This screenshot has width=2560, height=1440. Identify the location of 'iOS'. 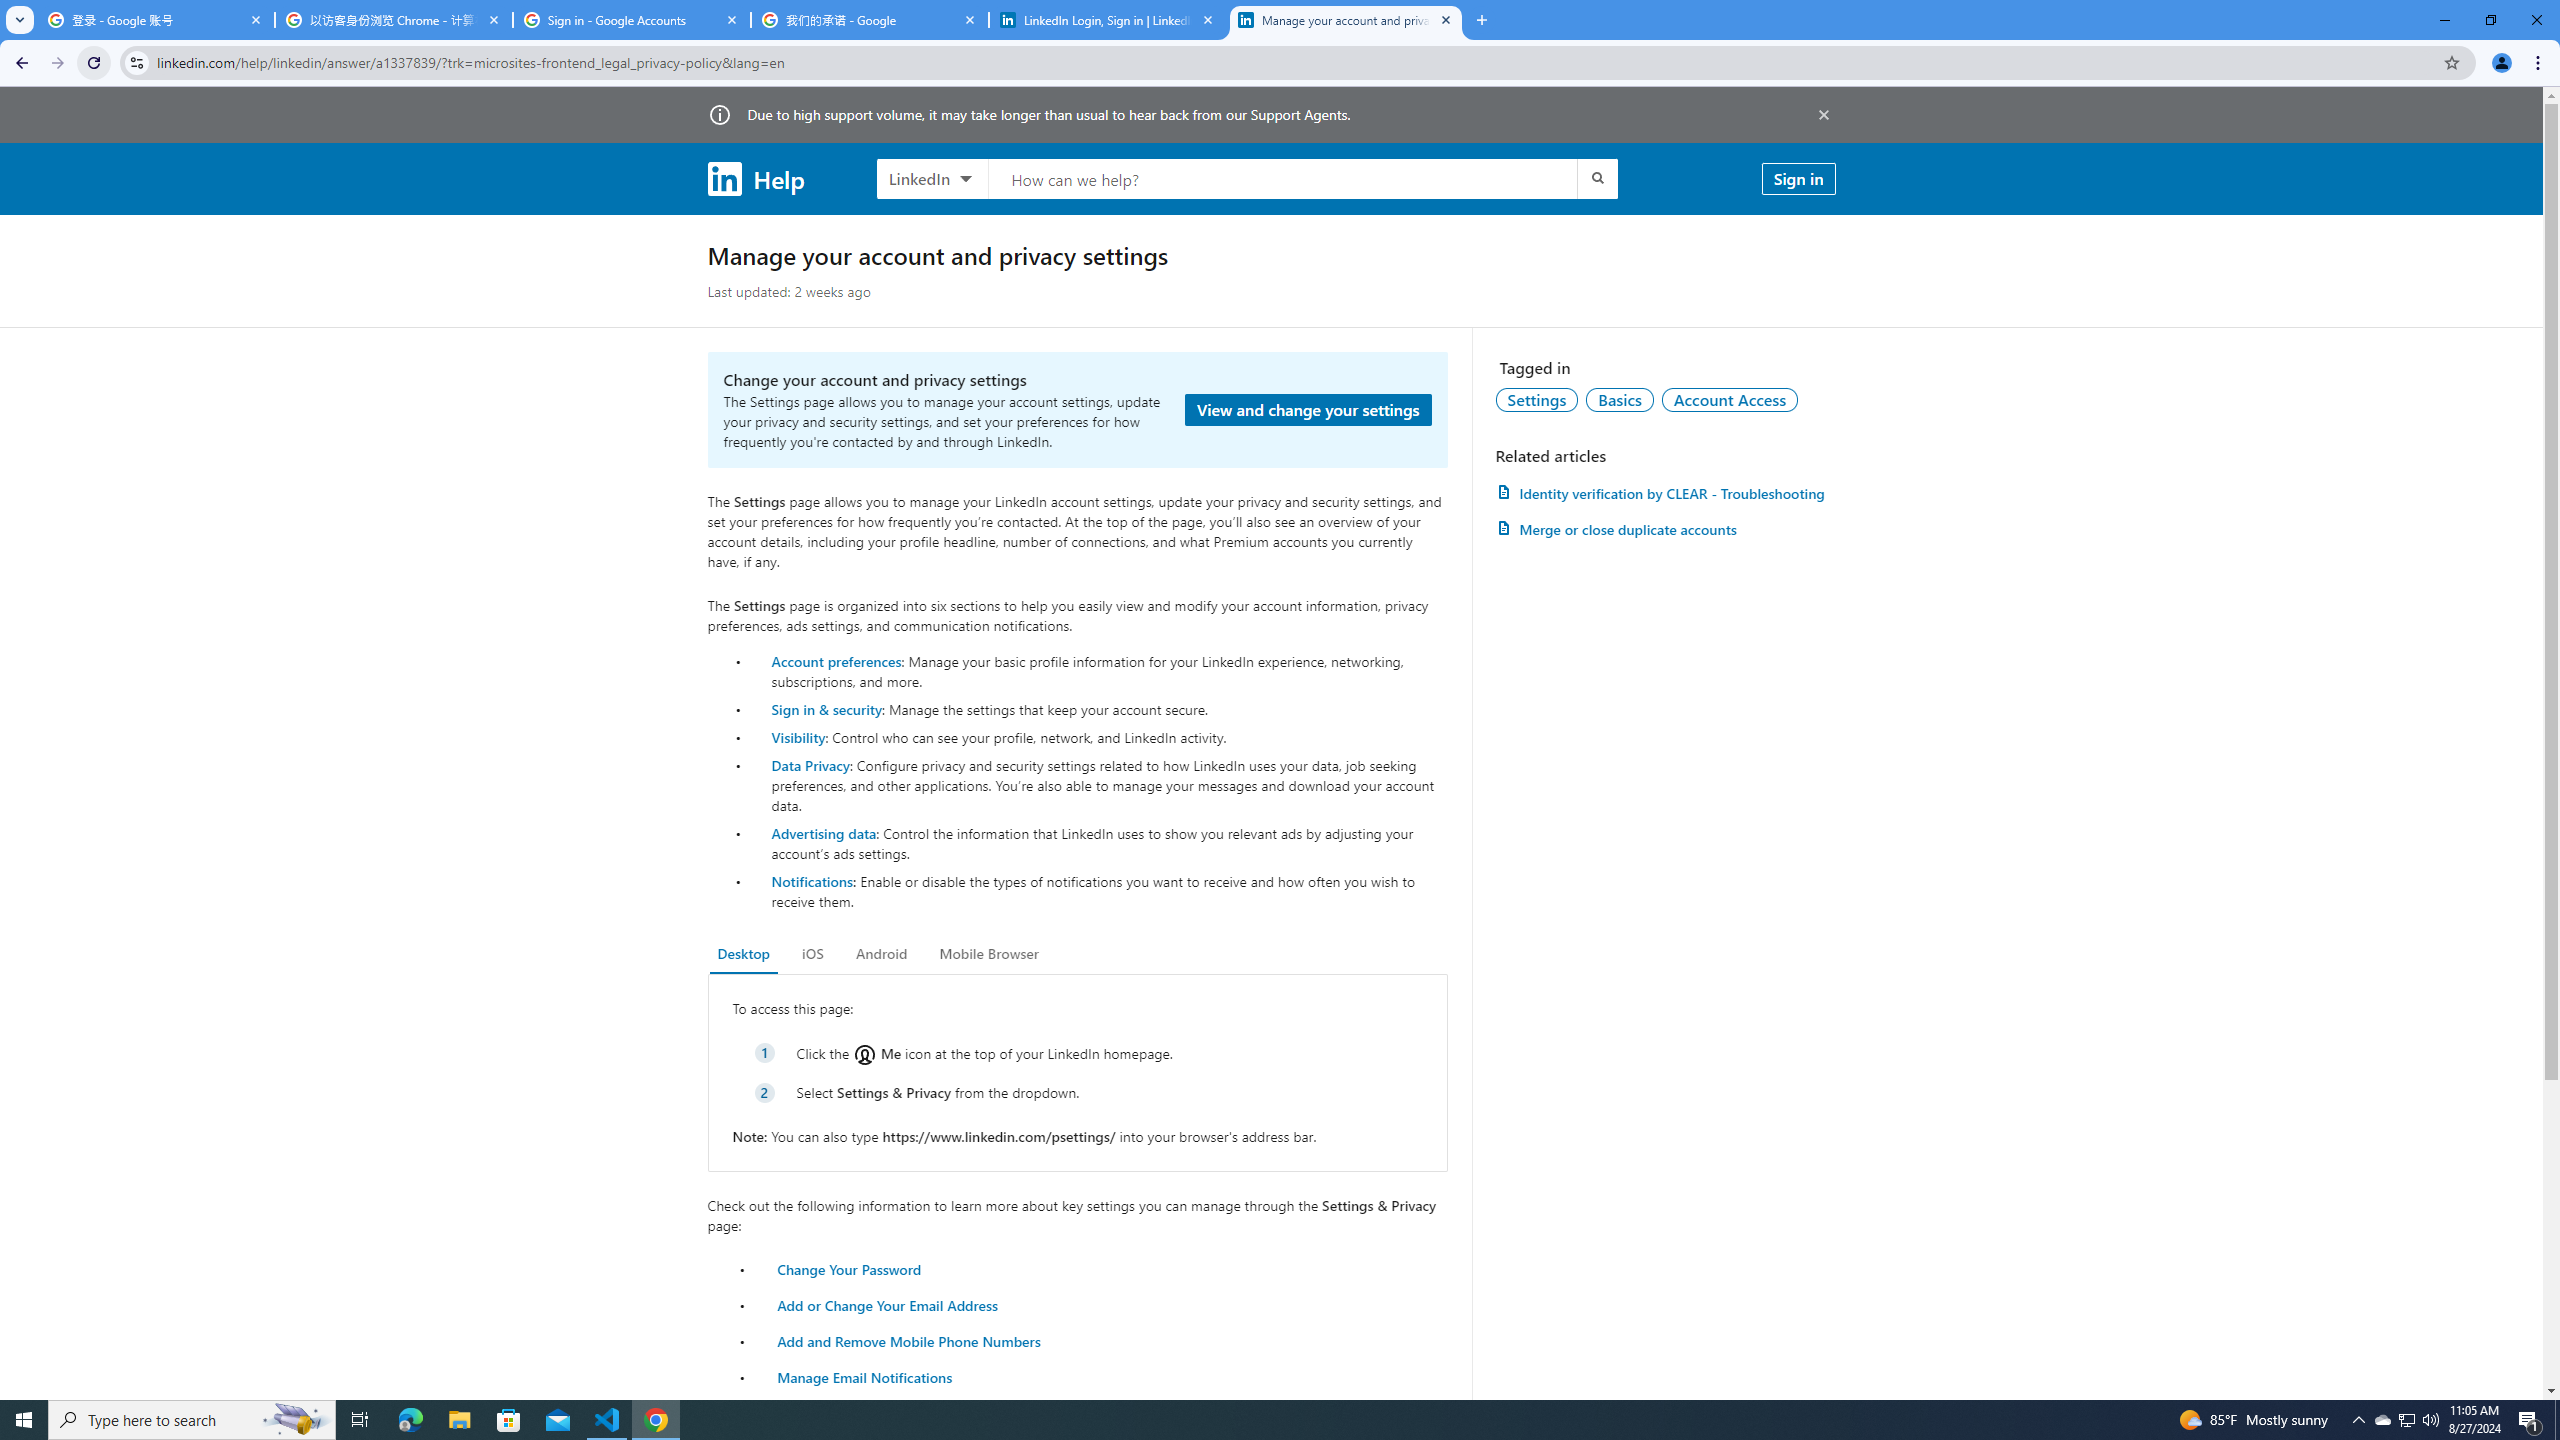
(811, 953).